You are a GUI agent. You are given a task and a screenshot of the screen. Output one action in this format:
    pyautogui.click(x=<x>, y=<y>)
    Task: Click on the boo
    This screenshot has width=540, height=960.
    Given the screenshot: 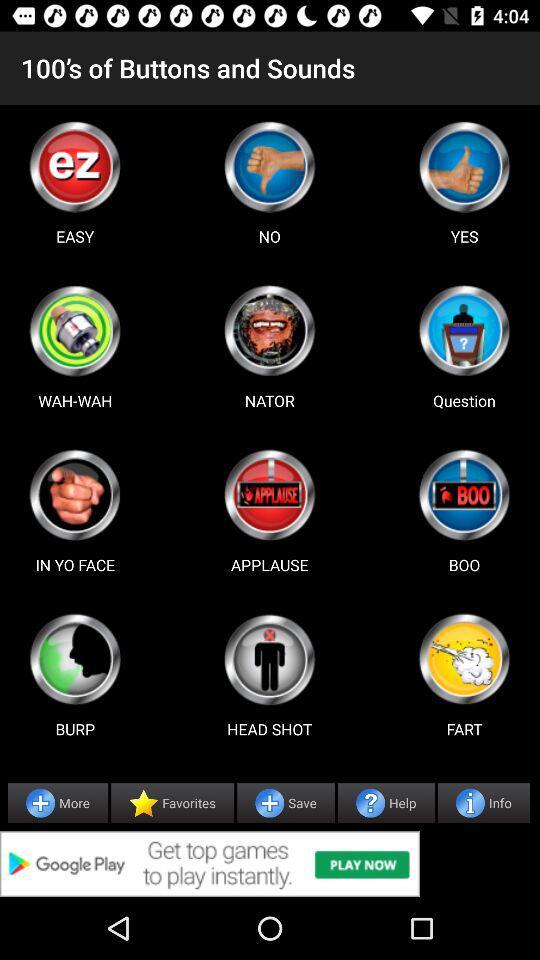 What is the action you would take?
    pyautogui.click(x=464, y=494)
    